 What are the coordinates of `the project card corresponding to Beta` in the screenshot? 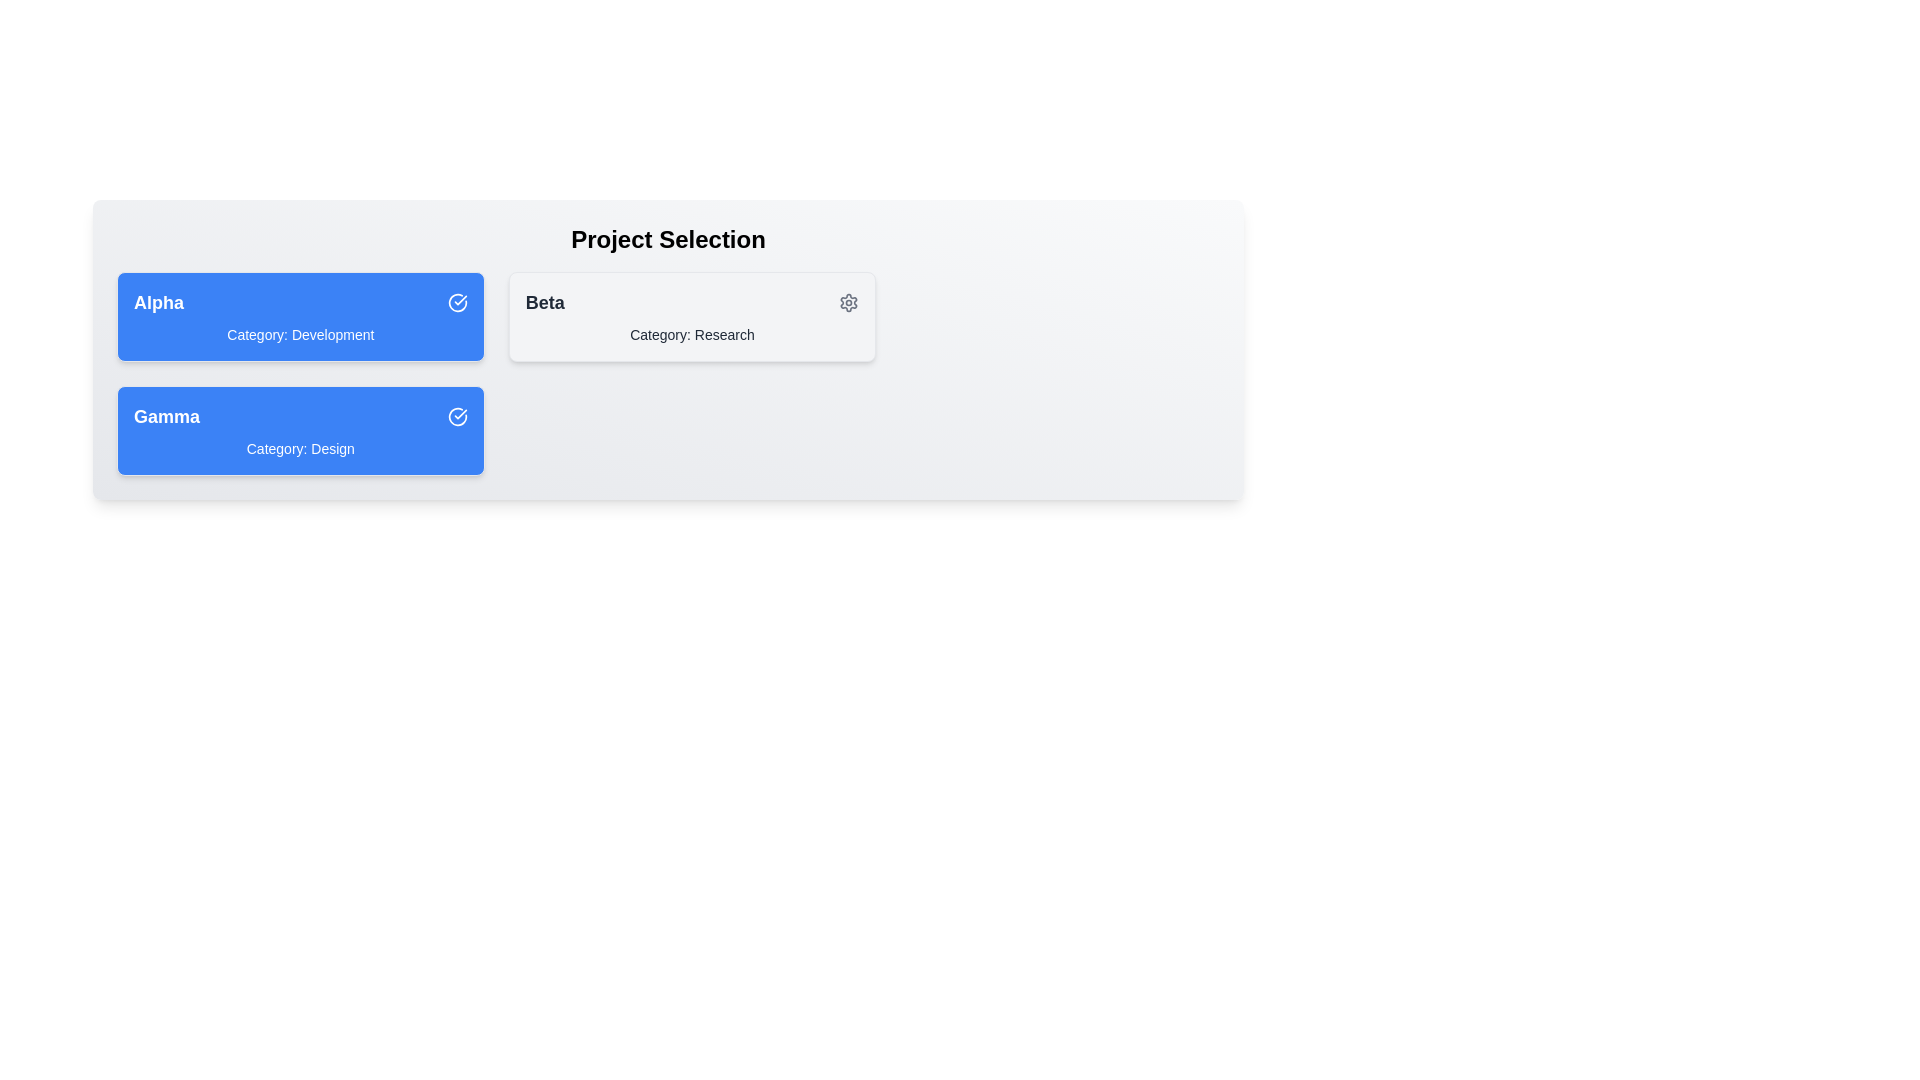 It's located at (692, 315).